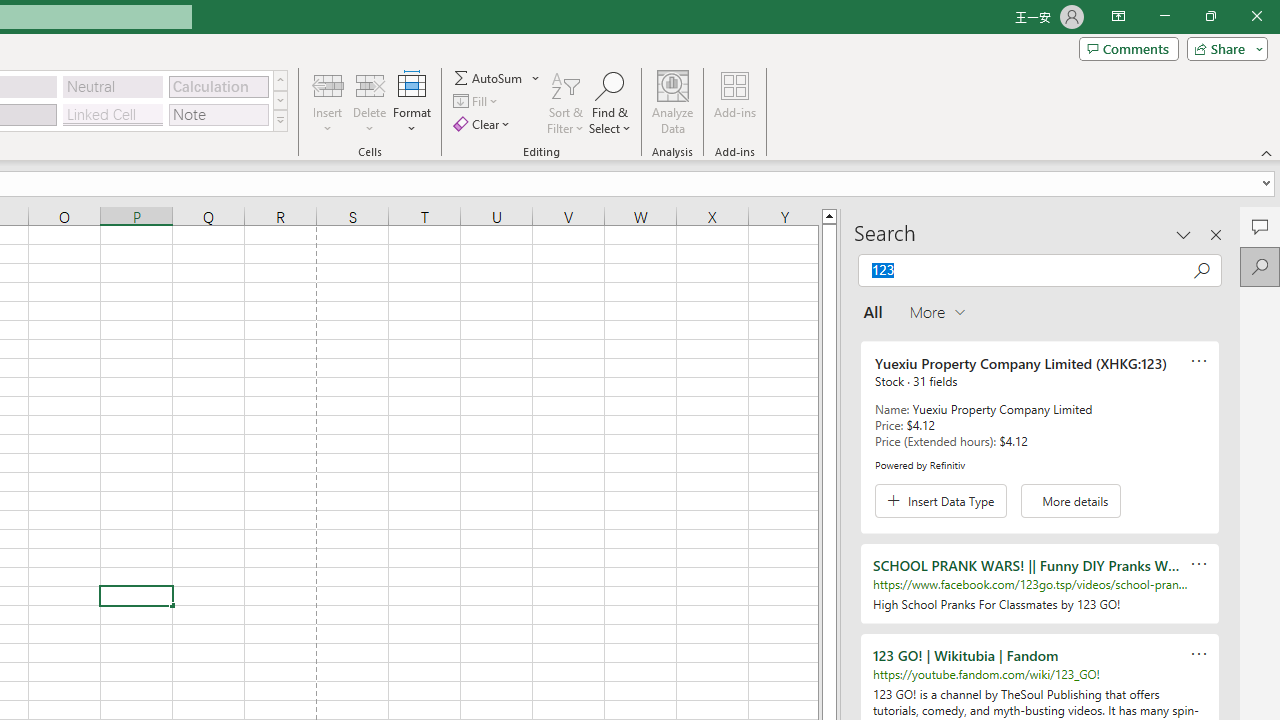 The width and height of the screenshot is (1280, 720). What do you see at coordinates (1255, 16) in the screenshot?
I see `'Close'` at bounding box center [1255, 16].